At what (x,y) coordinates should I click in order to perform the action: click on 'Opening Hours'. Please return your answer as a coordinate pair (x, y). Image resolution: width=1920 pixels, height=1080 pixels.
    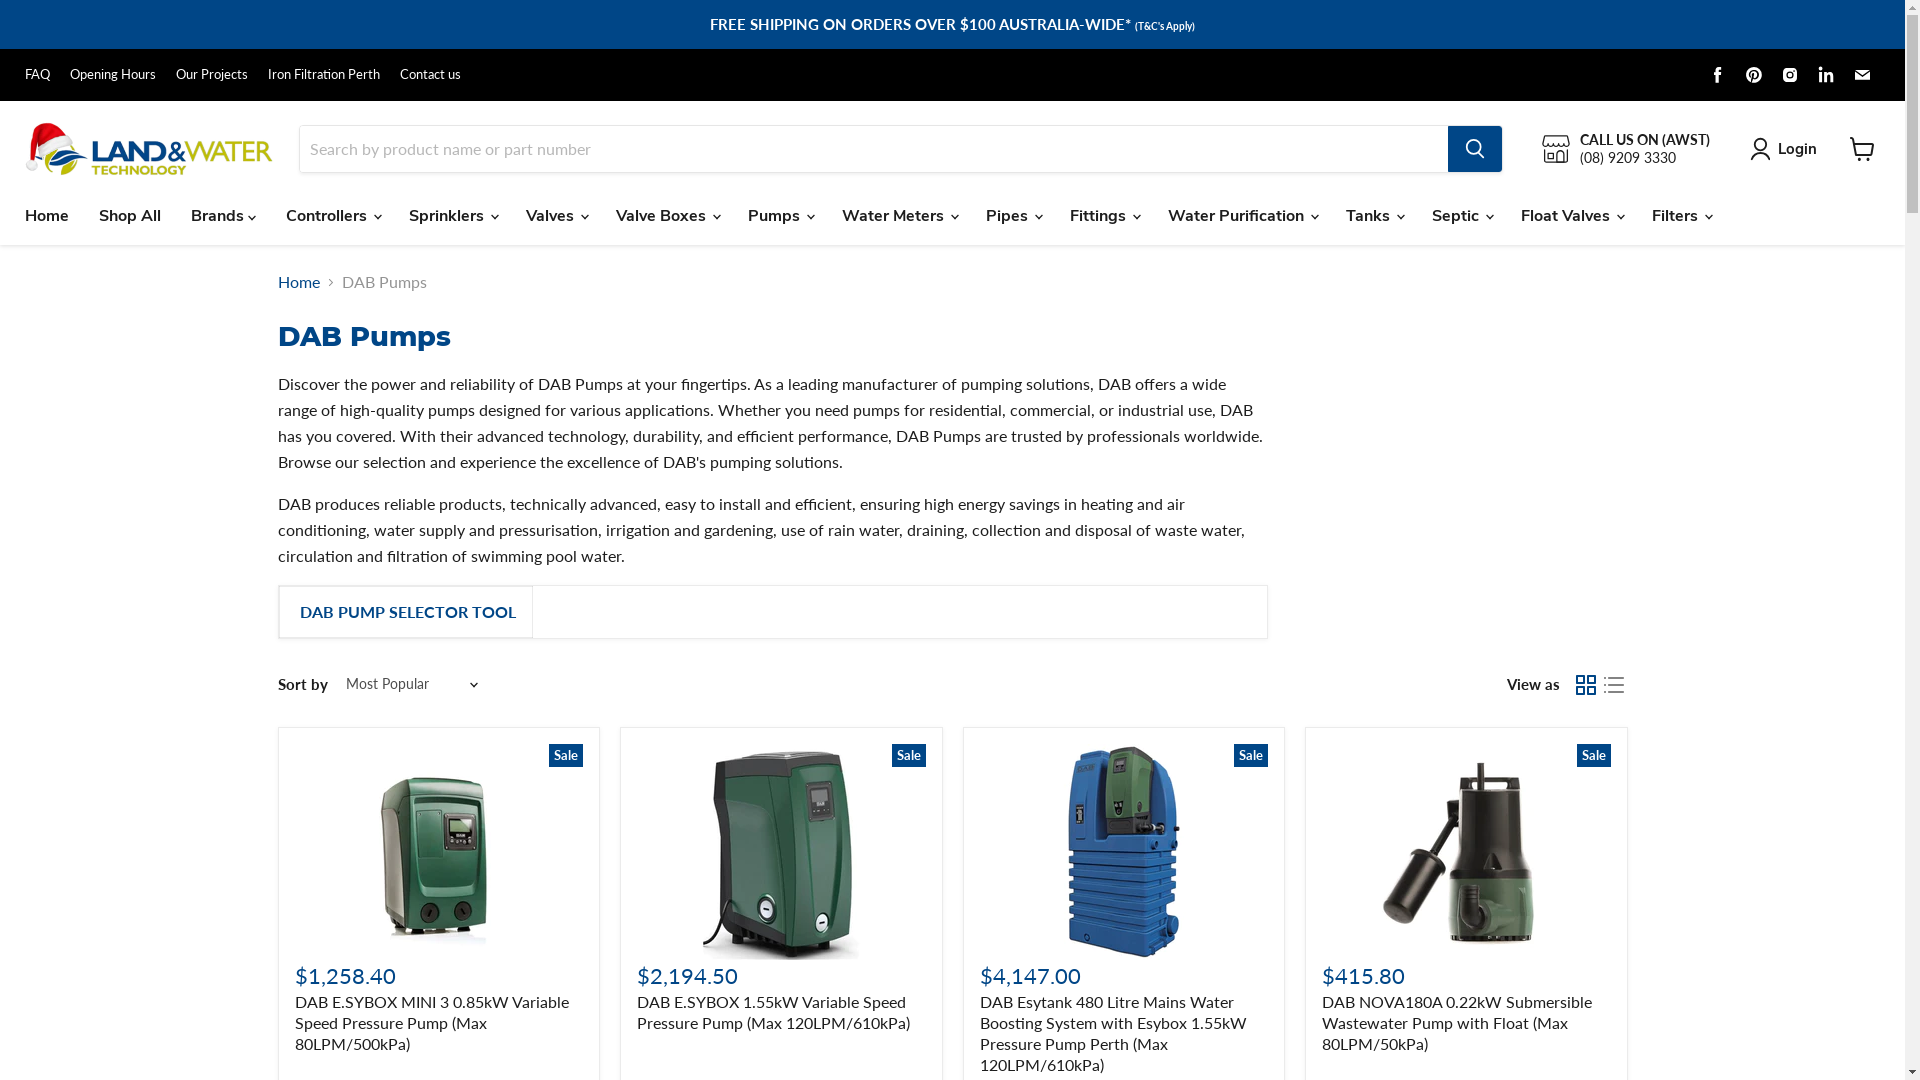
    Looking at the image, I should click on (112, 73).